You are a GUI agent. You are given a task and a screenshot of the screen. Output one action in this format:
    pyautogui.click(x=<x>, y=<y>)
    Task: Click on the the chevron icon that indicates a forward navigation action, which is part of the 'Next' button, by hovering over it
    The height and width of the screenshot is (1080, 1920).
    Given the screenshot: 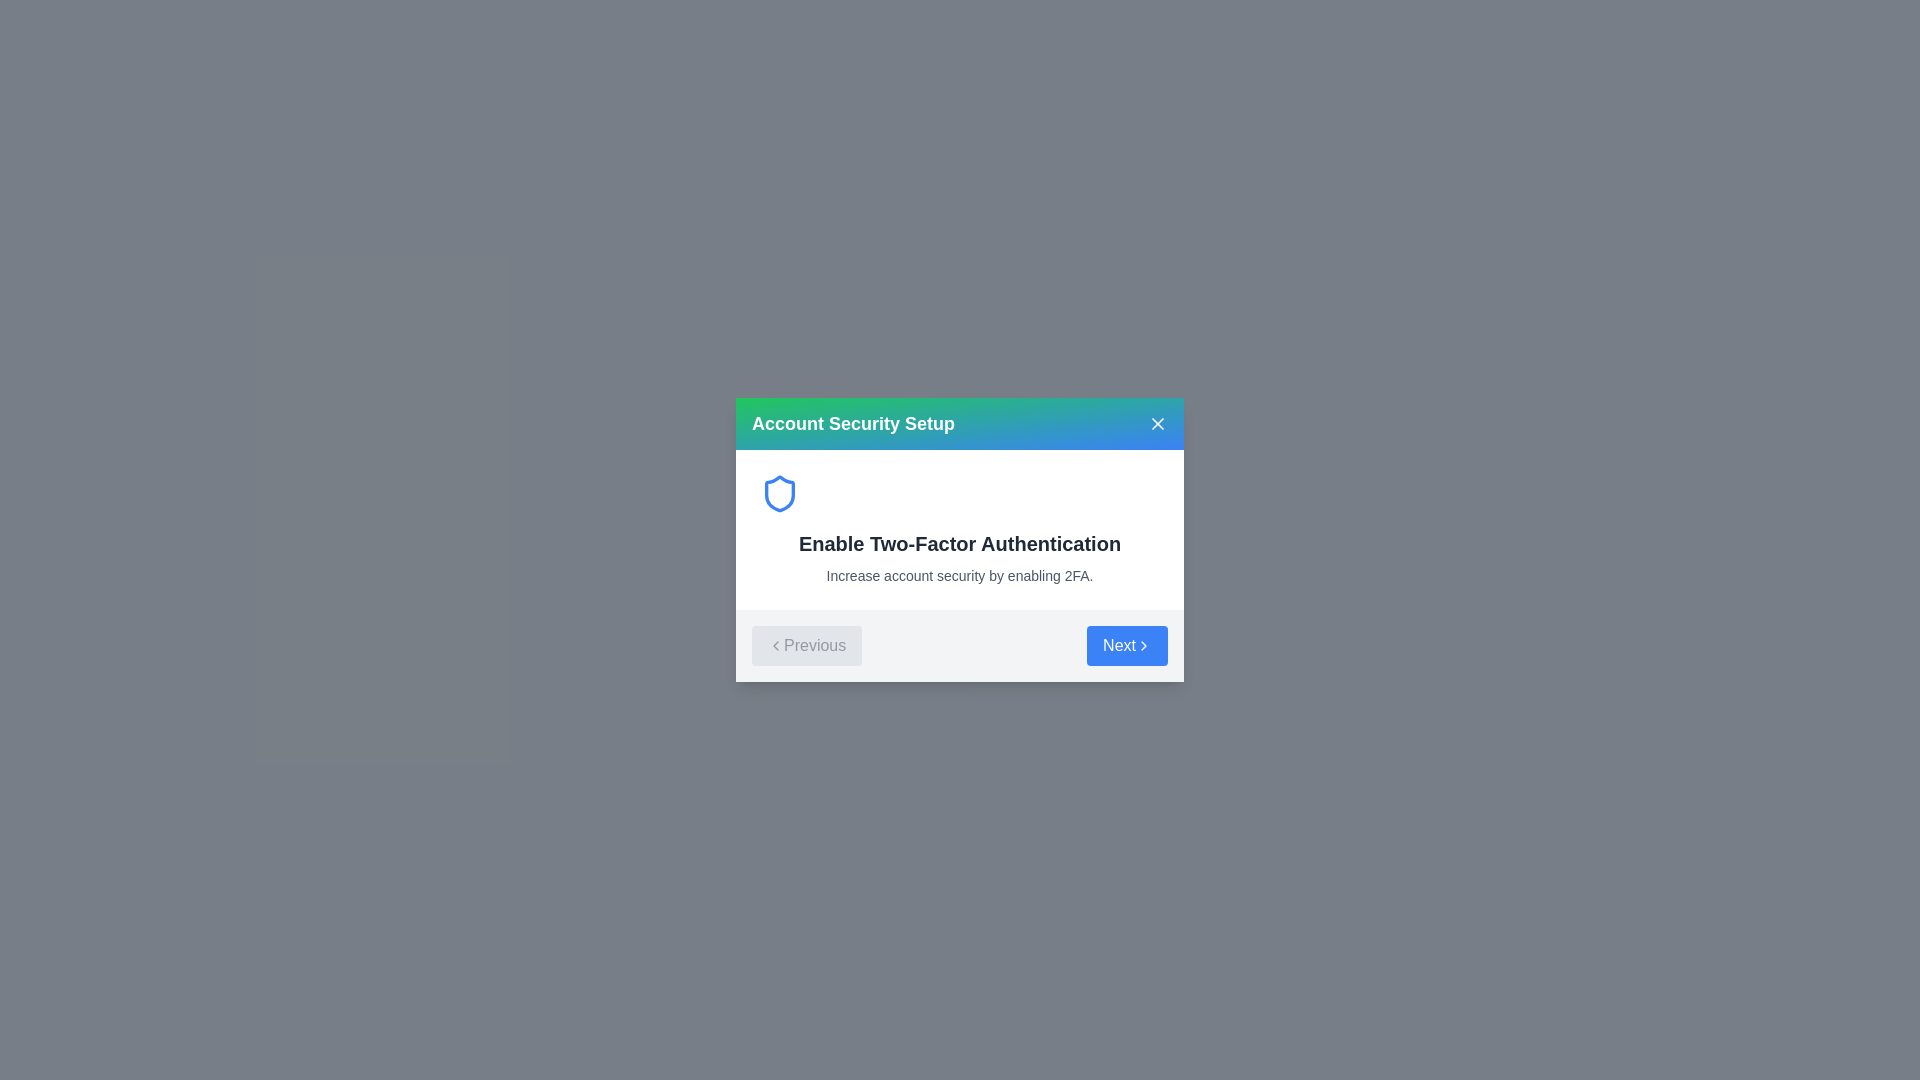 What is the action you would take?
    pyautogui.click(x=1143, y=645)
    